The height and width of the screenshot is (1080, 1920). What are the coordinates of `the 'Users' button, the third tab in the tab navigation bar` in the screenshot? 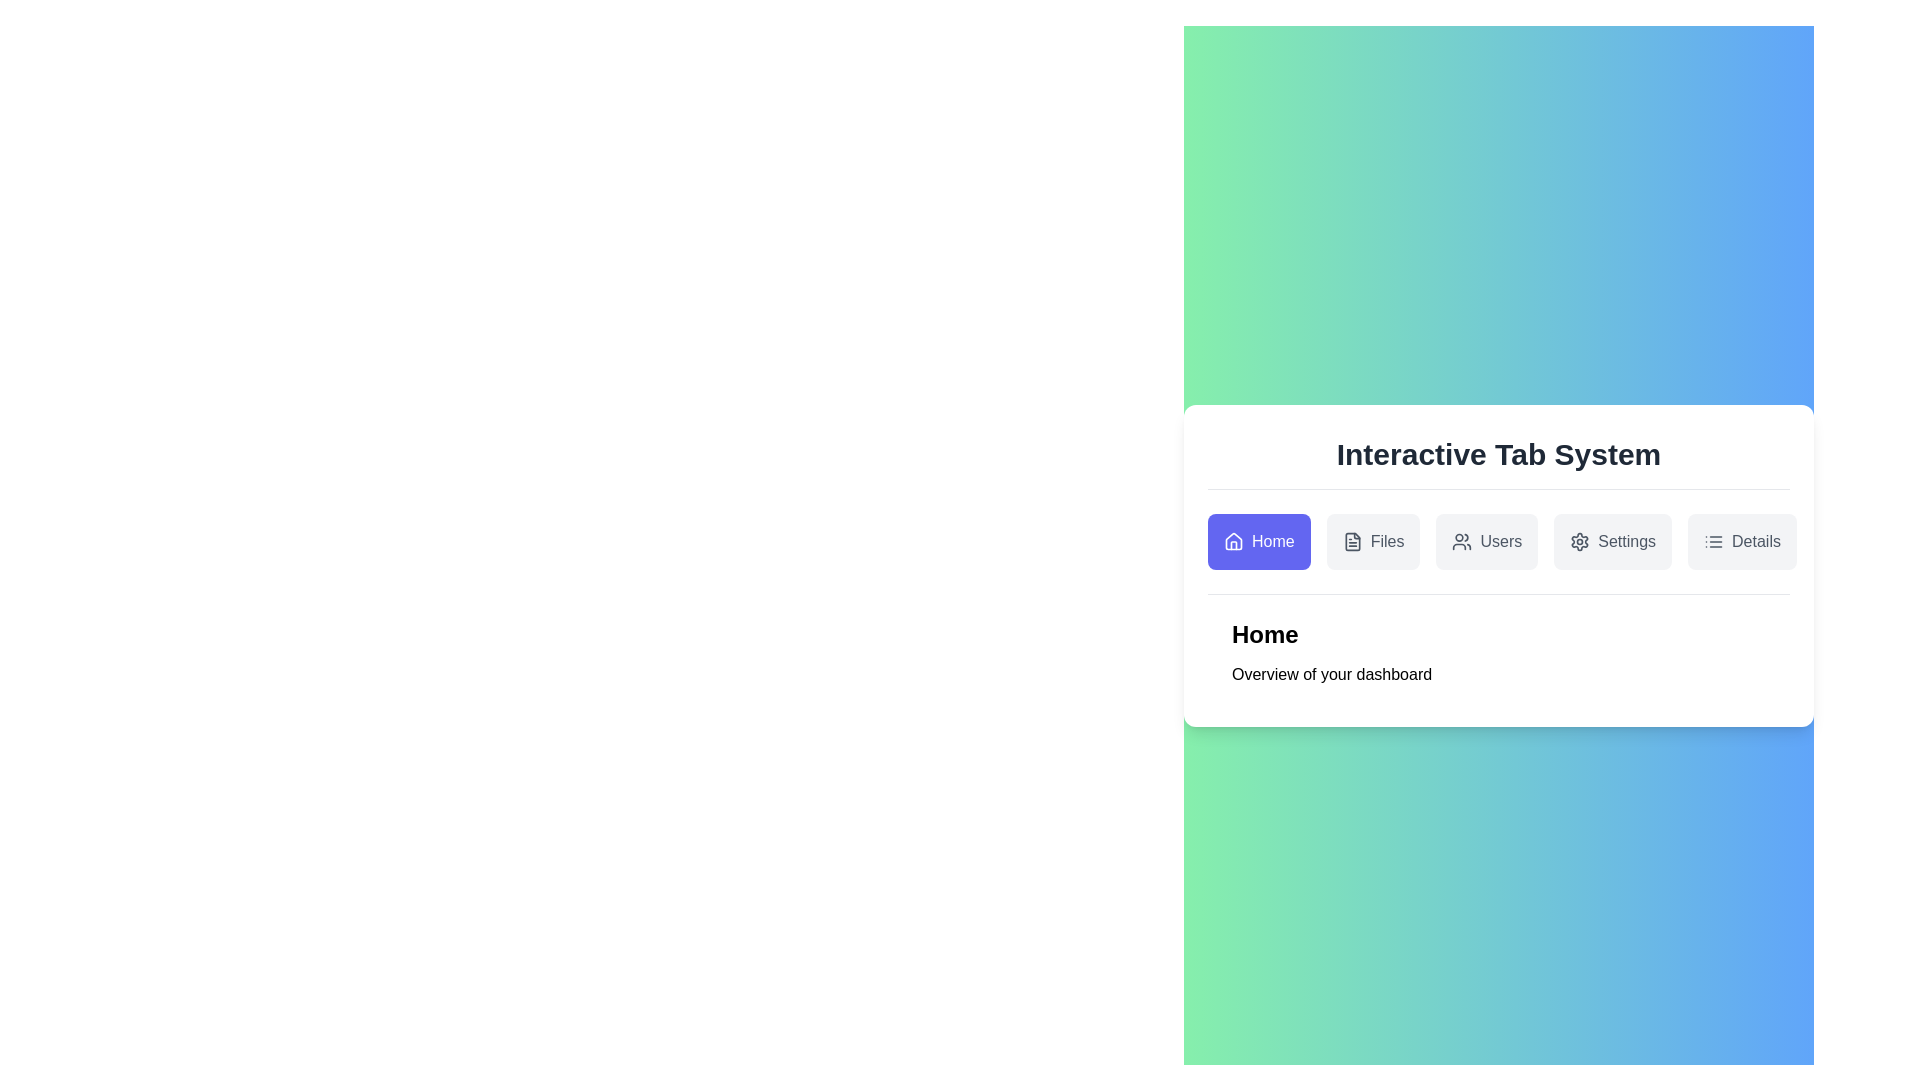 It's located at (1487, 542).